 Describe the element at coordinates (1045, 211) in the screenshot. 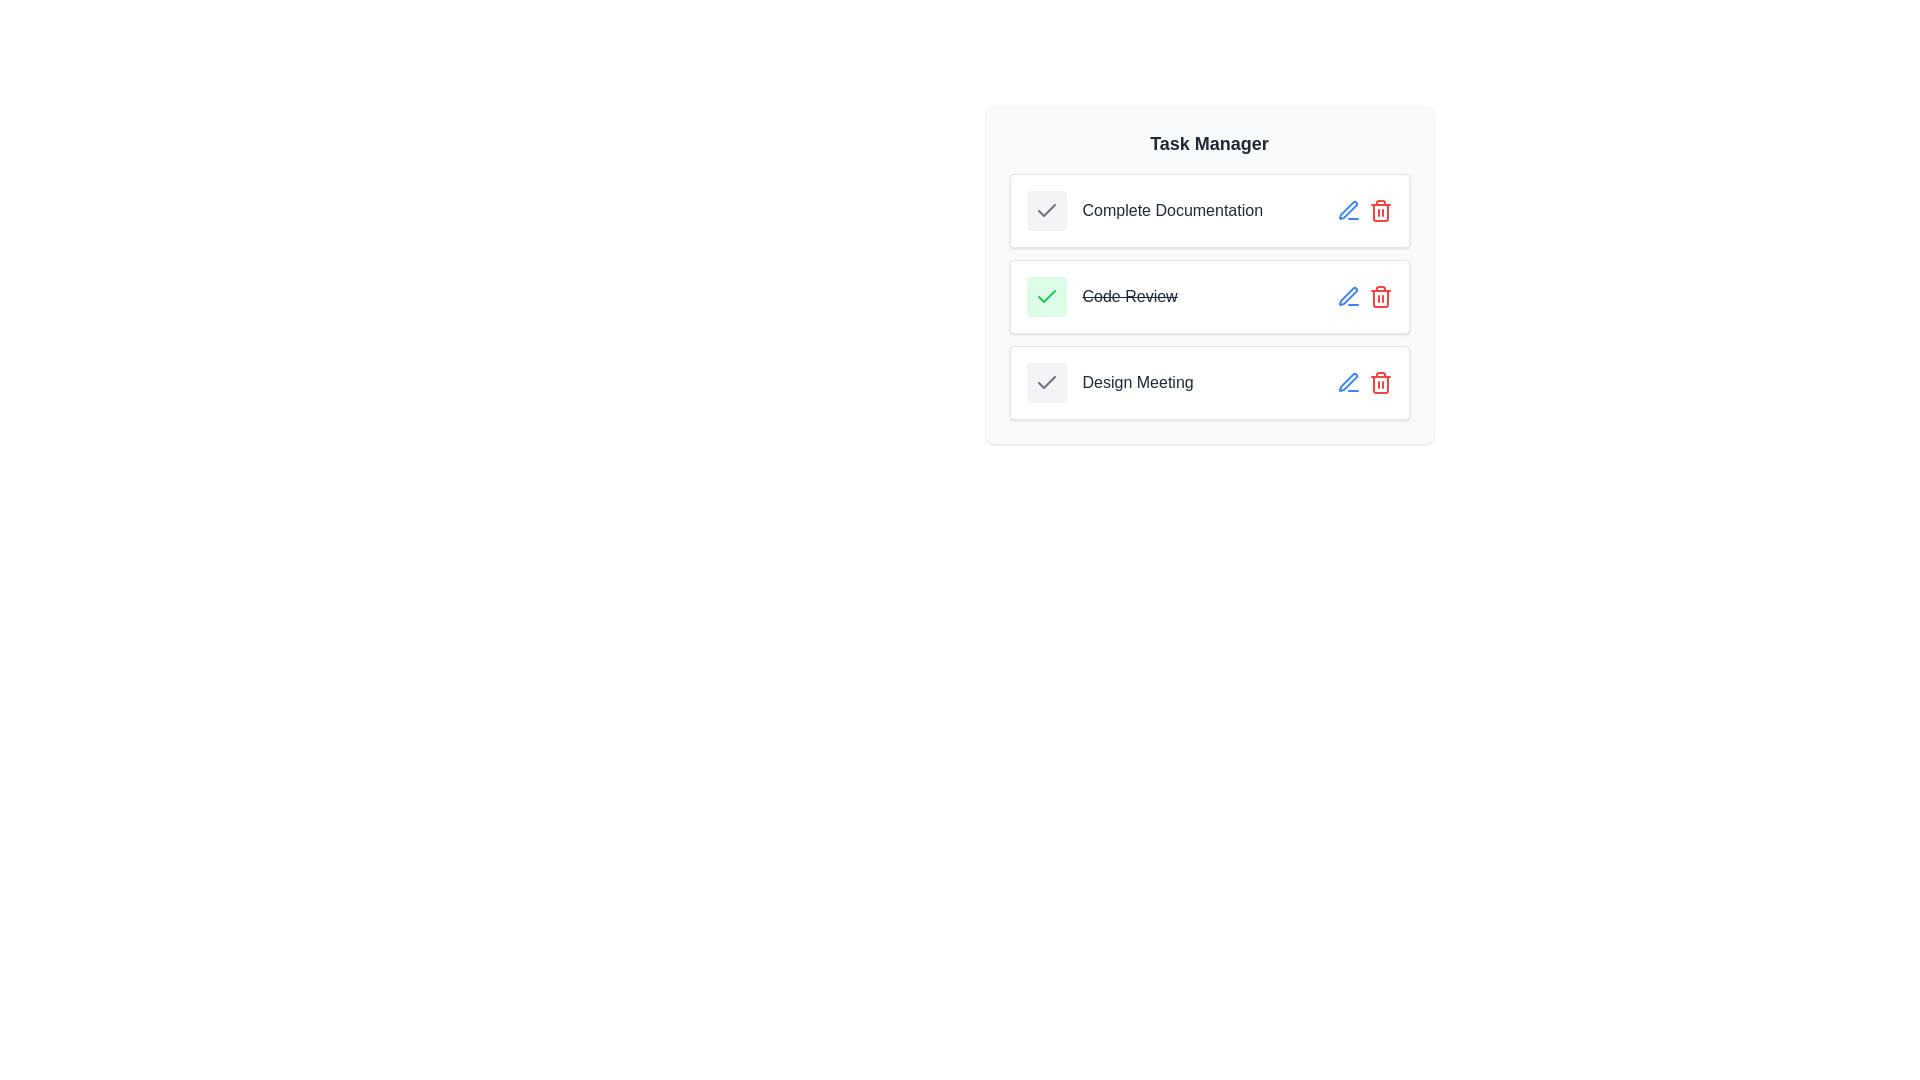

I see `the green checkmark icon located to the left of the task titled 'Code Review', which is the second checkmark in the task list` at that location.